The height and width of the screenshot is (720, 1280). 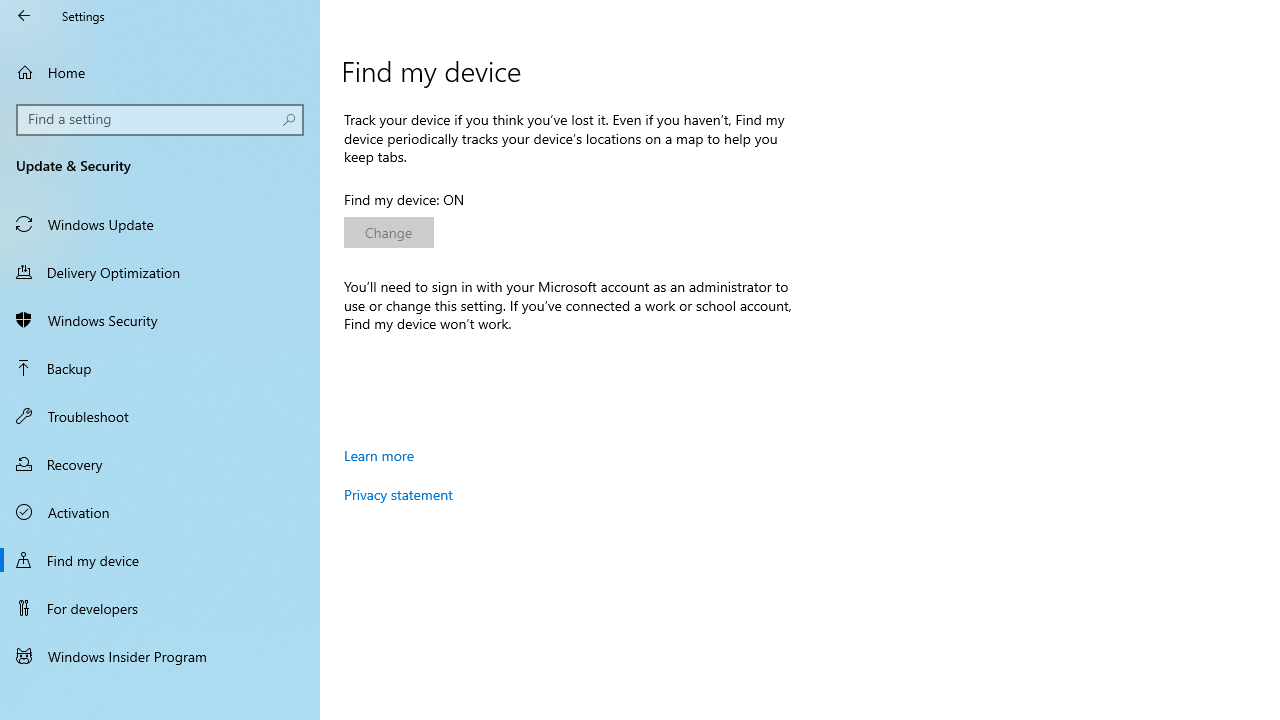 What do you see at coordinates (160, 655) in the screenshot?
I see `'Windows Insider Program'` at bounding box center [160, 655].